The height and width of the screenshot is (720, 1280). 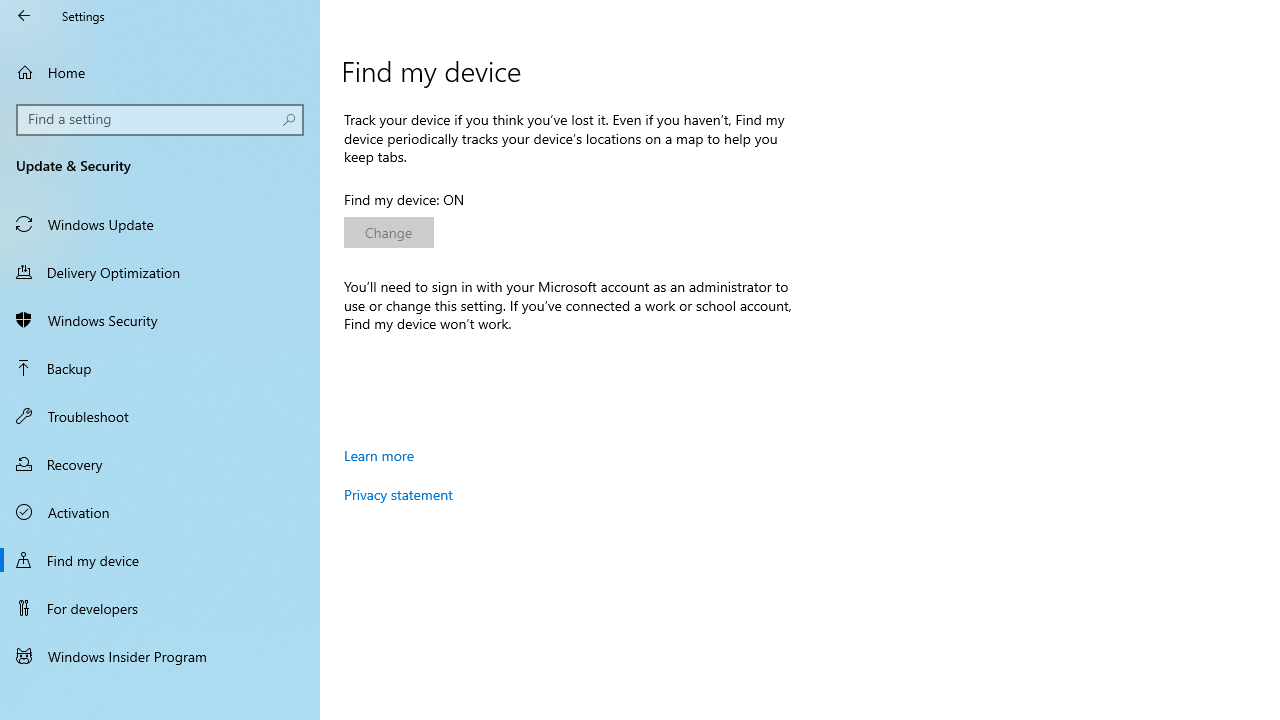 What do you see at coordinates (160, 655) in the screenshot?
I see `'Windows Insider Program'` at bounding box center [160, 655].